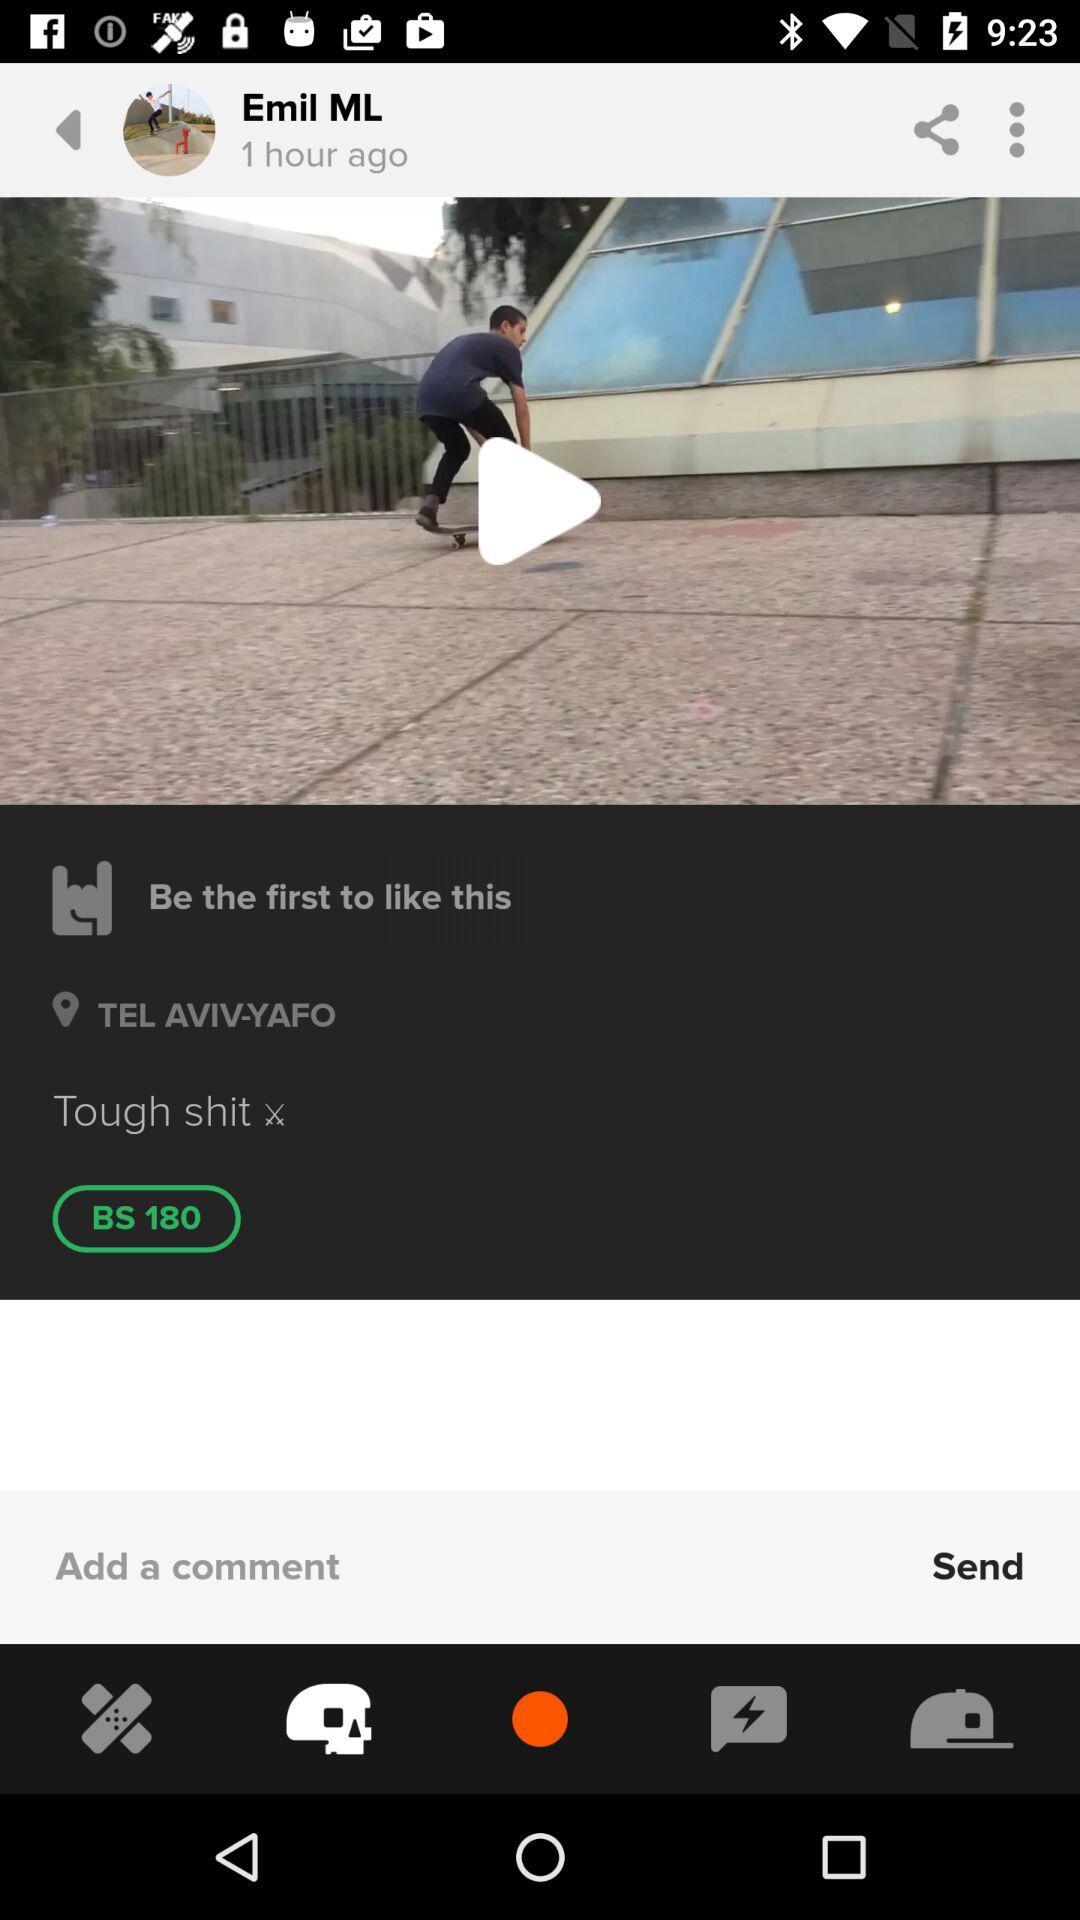  Describe the element at coordinates (540, 500) in the screenshot. I see `the play button in the image` at that location.